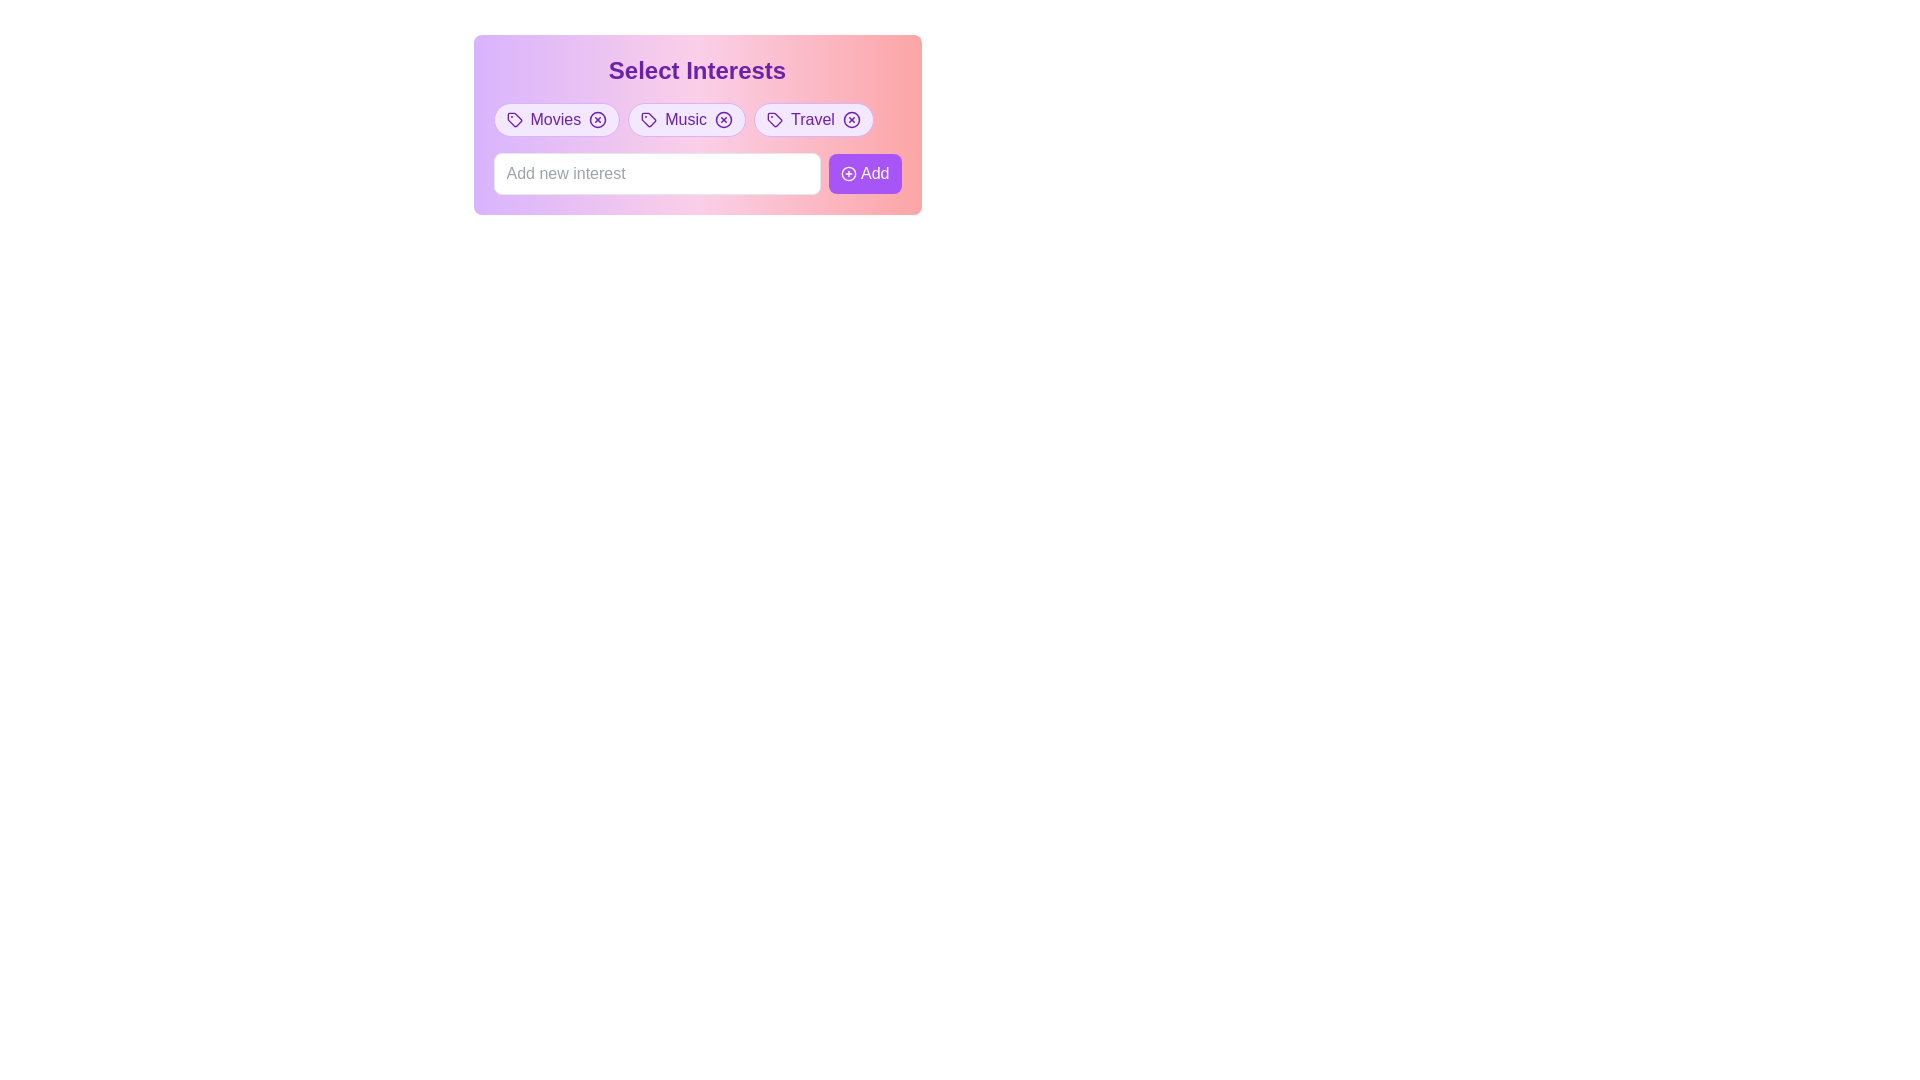 The height and width of the screenshot is (1080, 1920). Describe the element at coordinates (812, 119) in the screenshot. I see `the 'Travel' text label which is part of a selectable or removable tag feature, situated between an icon on the left and a close button on the right` at that location.